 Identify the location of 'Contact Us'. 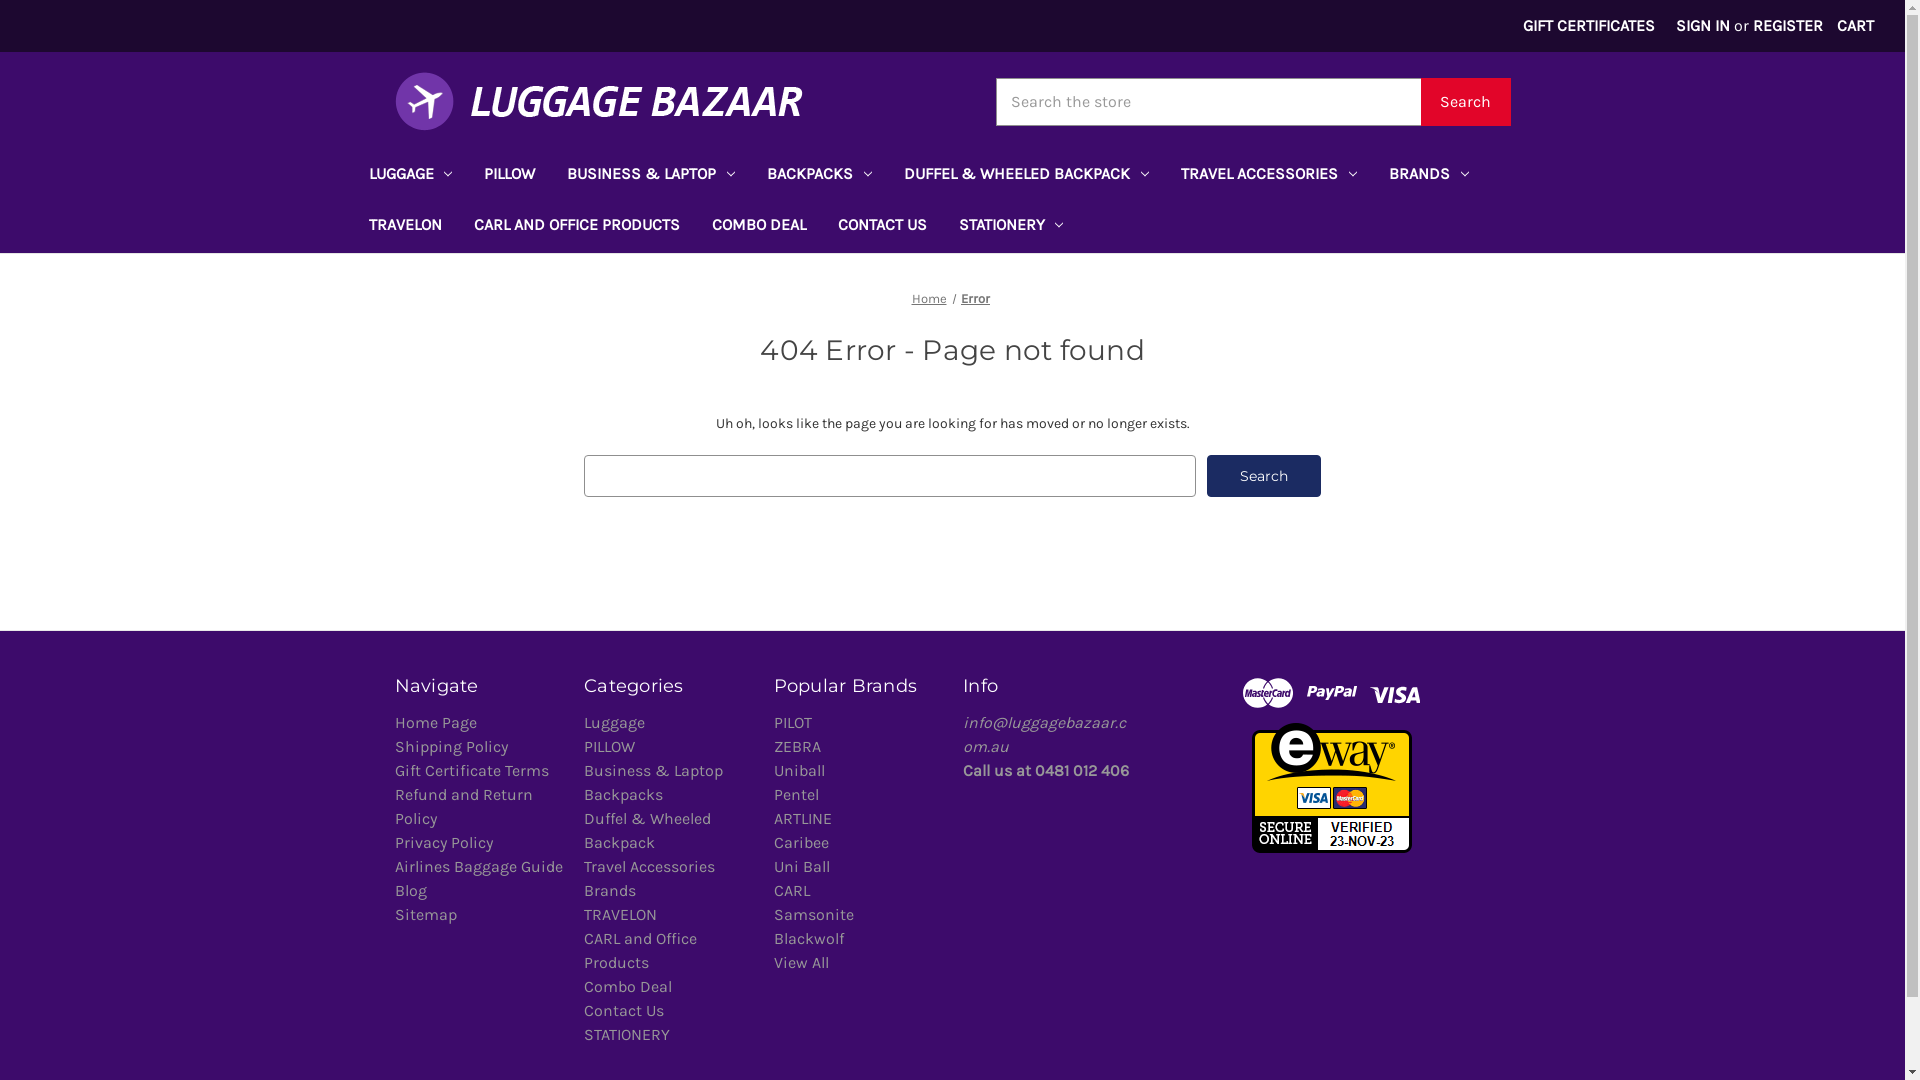
(623, 1010).